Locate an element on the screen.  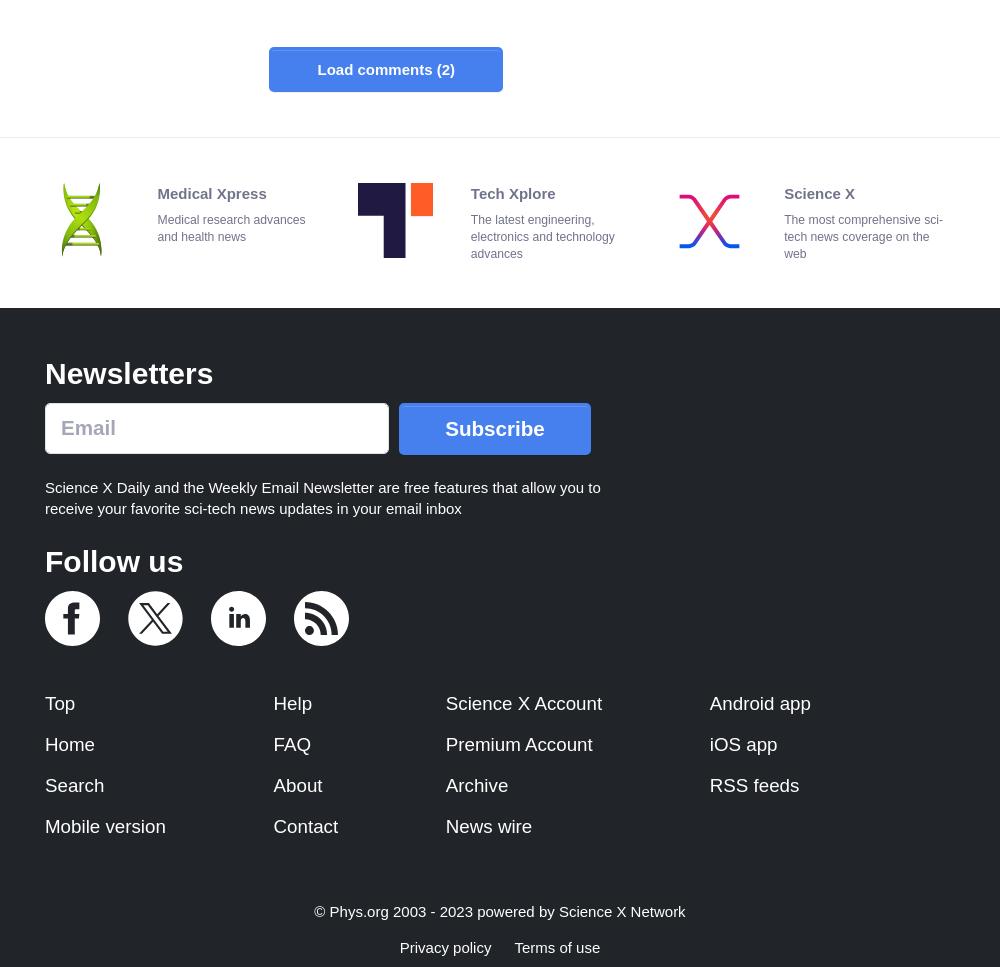
'Medical Xpress' is located at coordinates (210, 192).